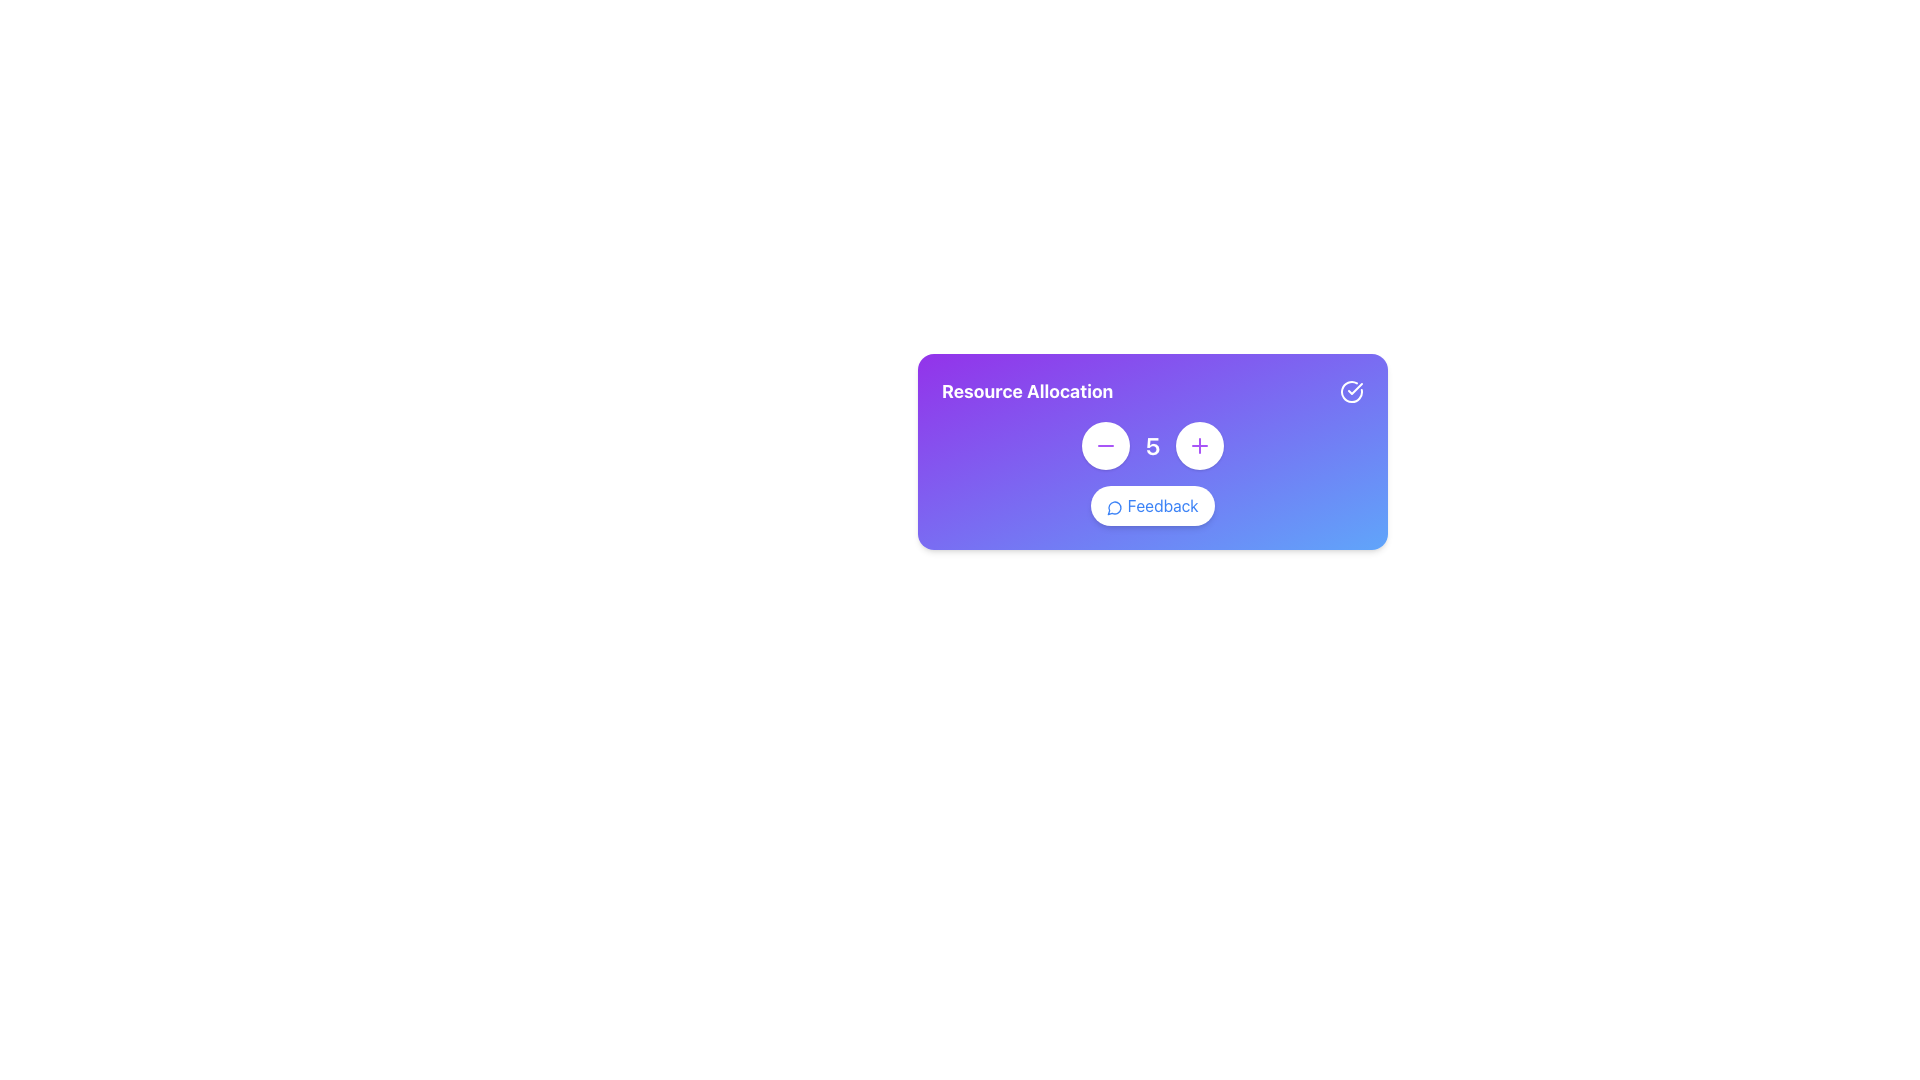 The image size is (1920, 1080). What do you see at coordinates (1352, 392) in the screenshot?
I see `the success indicator icon located in the top-right corner of the 'Resource Allocation' module to acknowledge the completion status` at bounding box center [1352, 392].